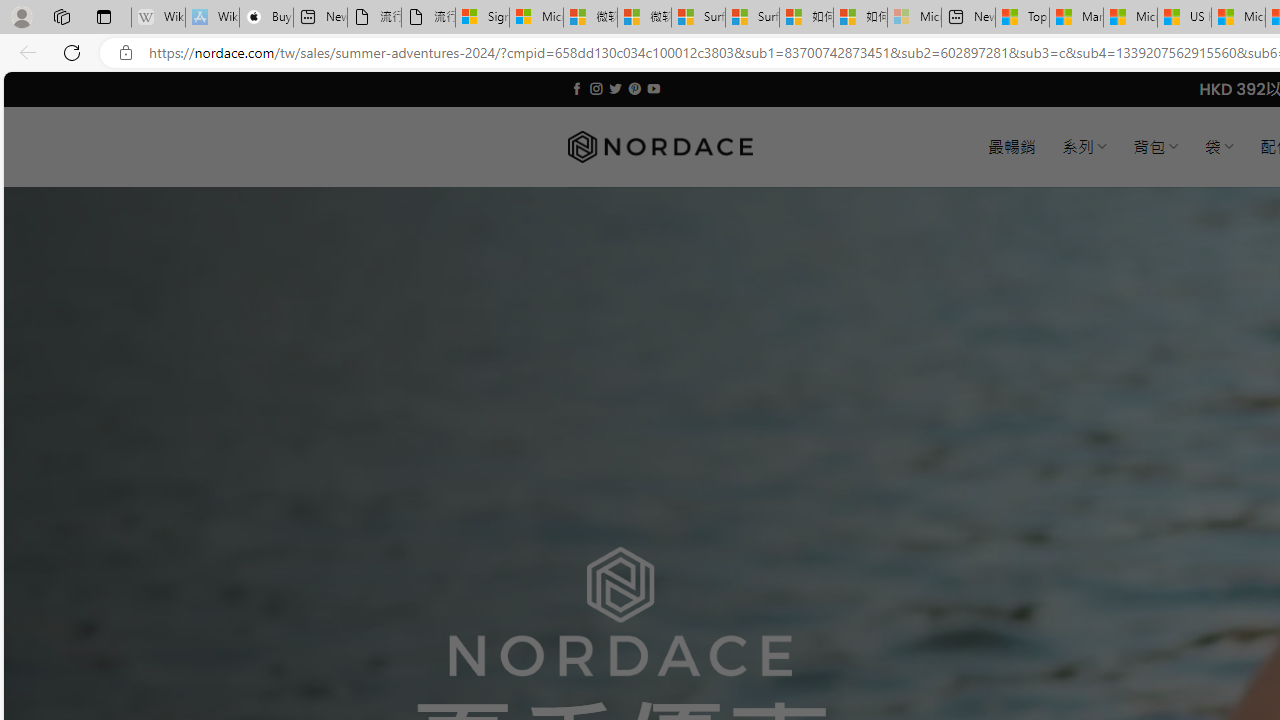 This screenshot has width=1280, height=720. I want to click on 'Wikipedia - Sleeping', so click(157, 17).